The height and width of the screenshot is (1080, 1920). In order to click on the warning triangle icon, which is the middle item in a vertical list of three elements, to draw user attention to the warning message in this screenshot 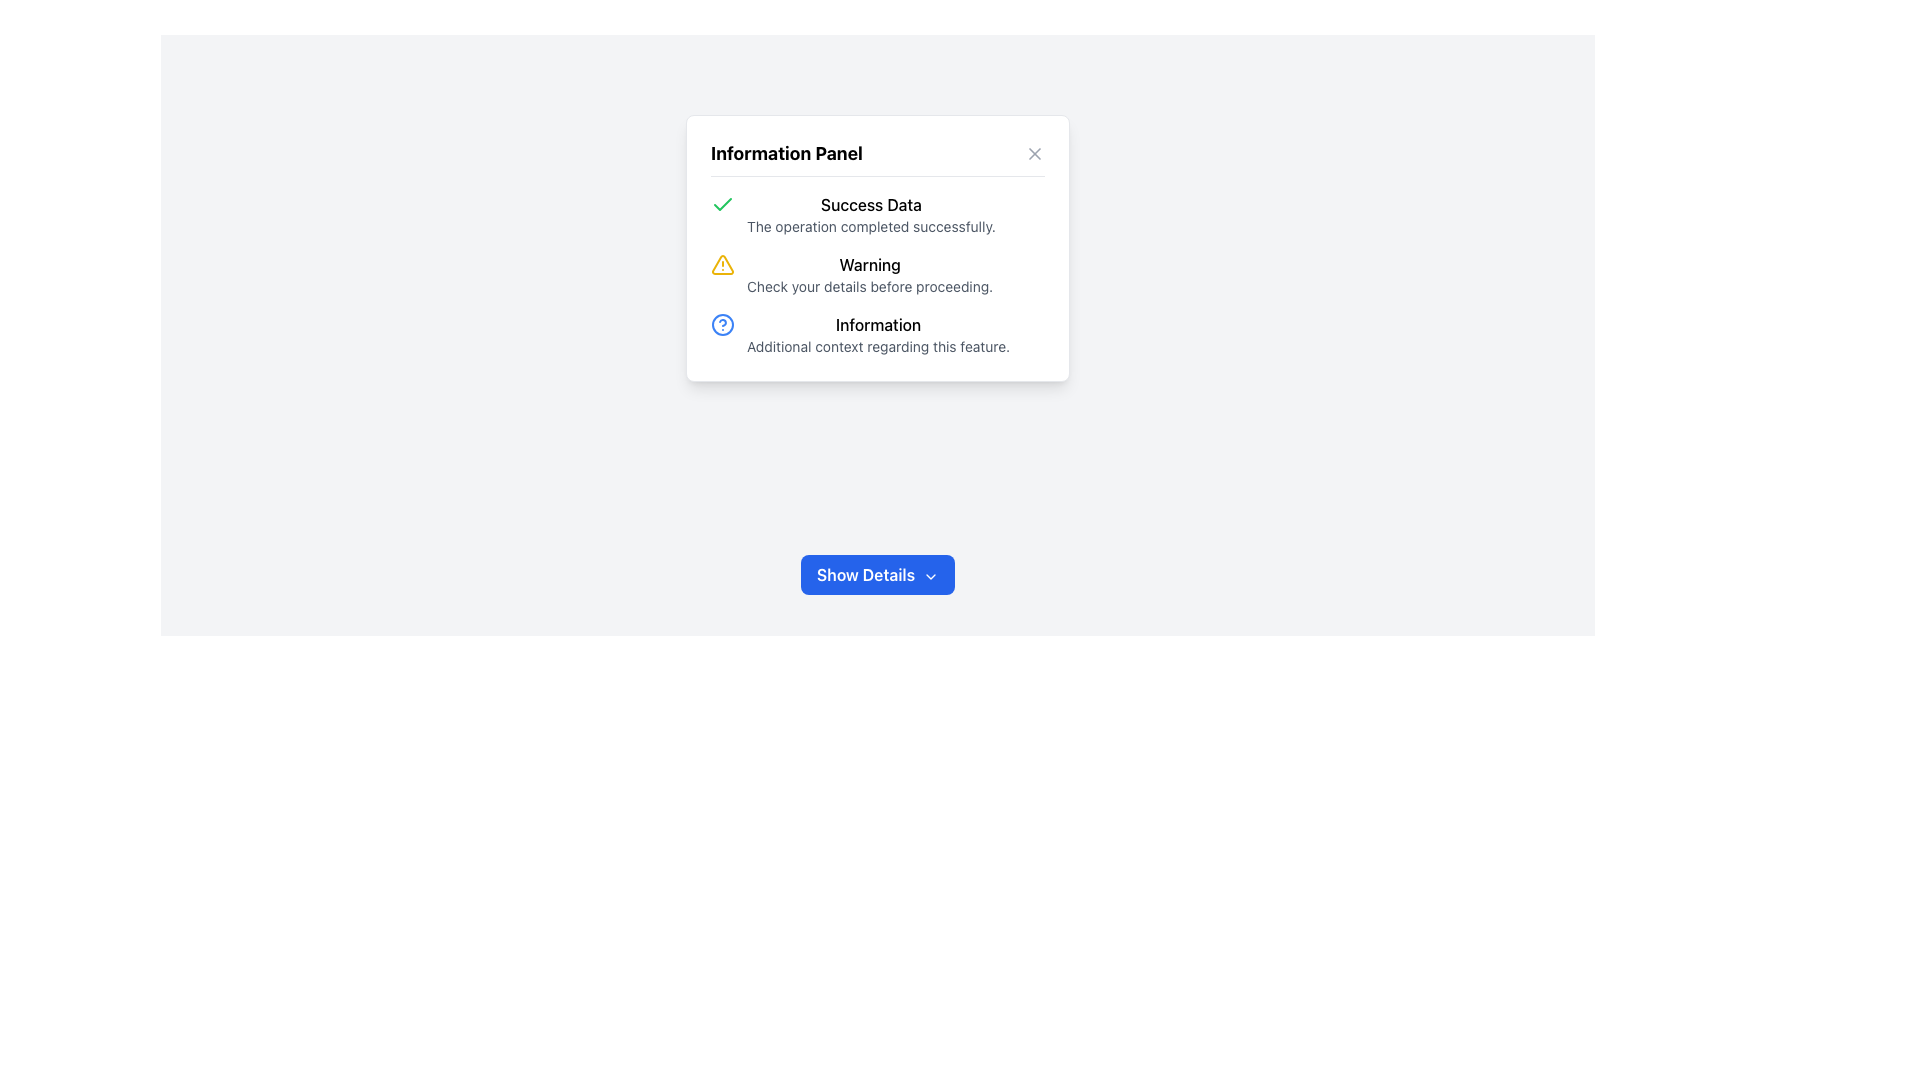, I will do `click(722, 264)`.